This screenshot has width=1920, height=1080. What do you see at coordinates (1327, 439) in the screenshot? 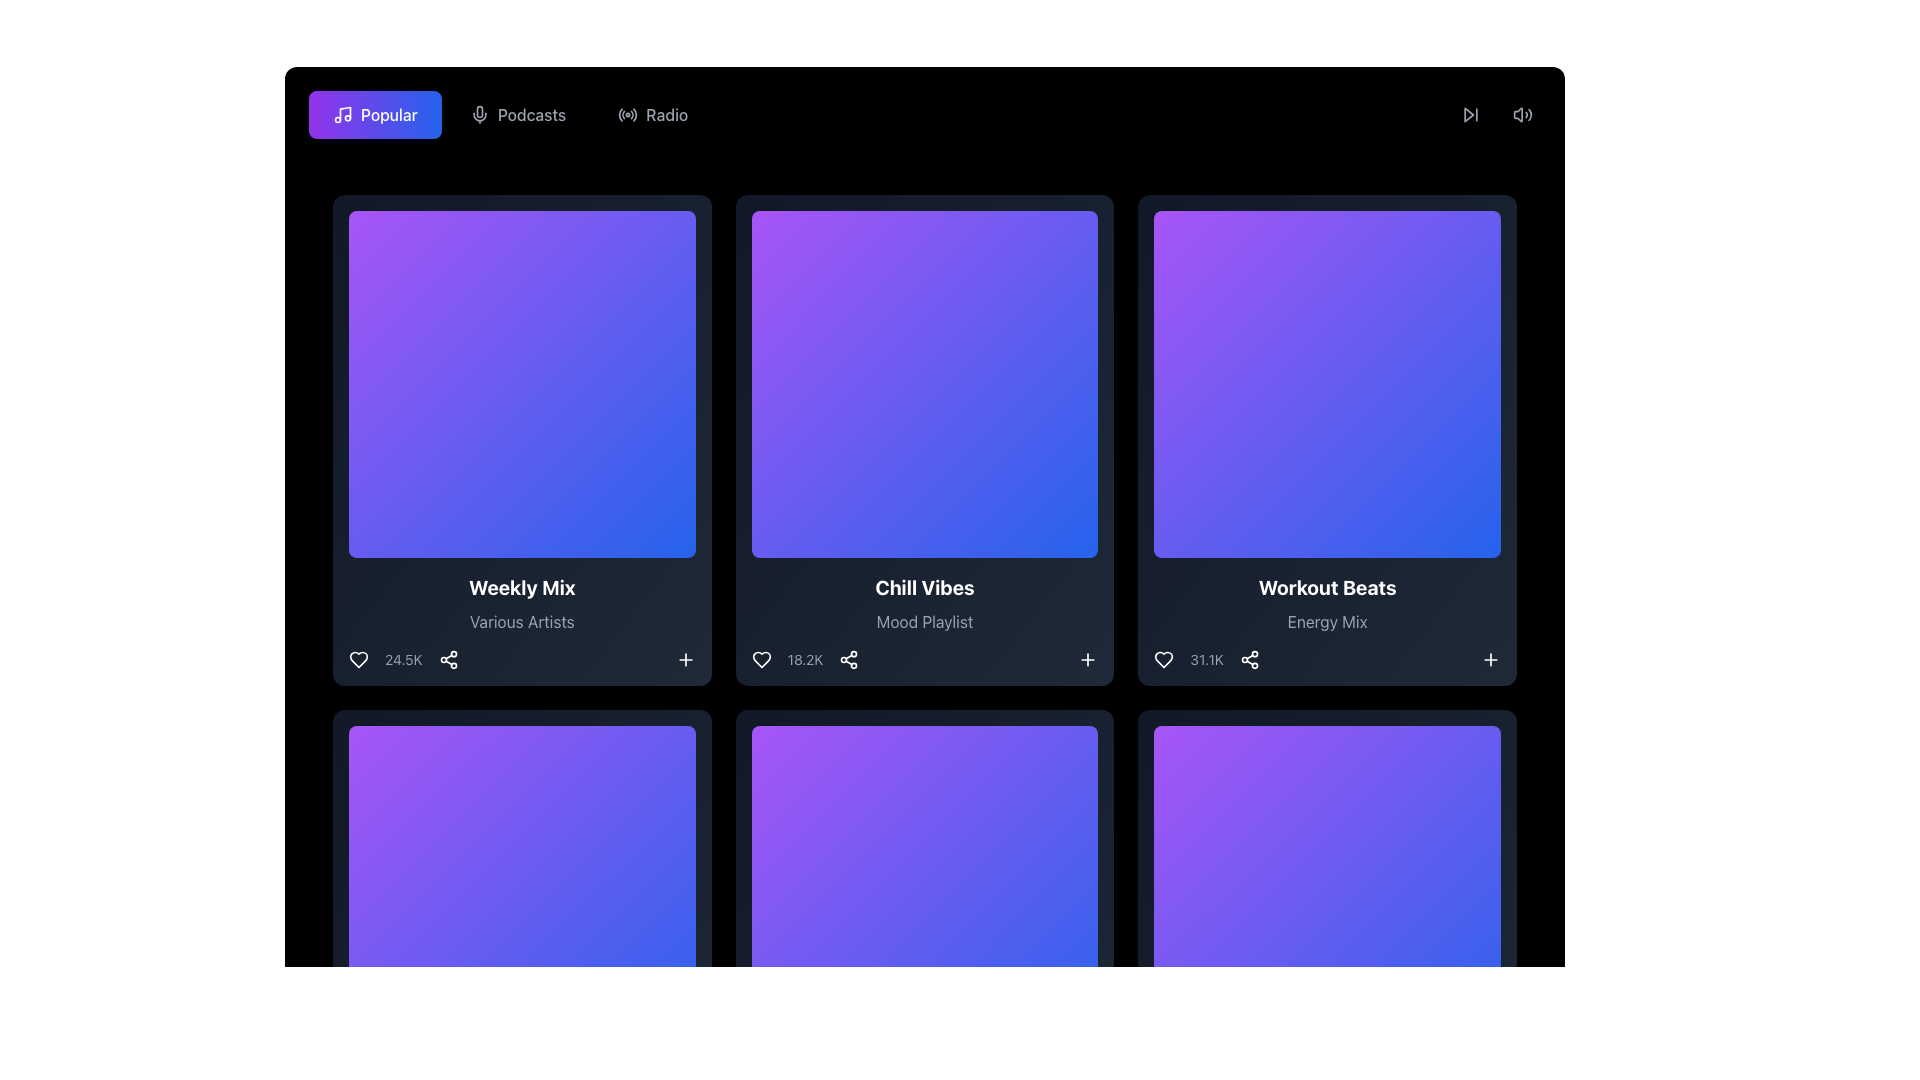
I see `the third Playlist card in the top row, which represents the 'Workout Beats' playlist` at bounding box center [1327, 439].